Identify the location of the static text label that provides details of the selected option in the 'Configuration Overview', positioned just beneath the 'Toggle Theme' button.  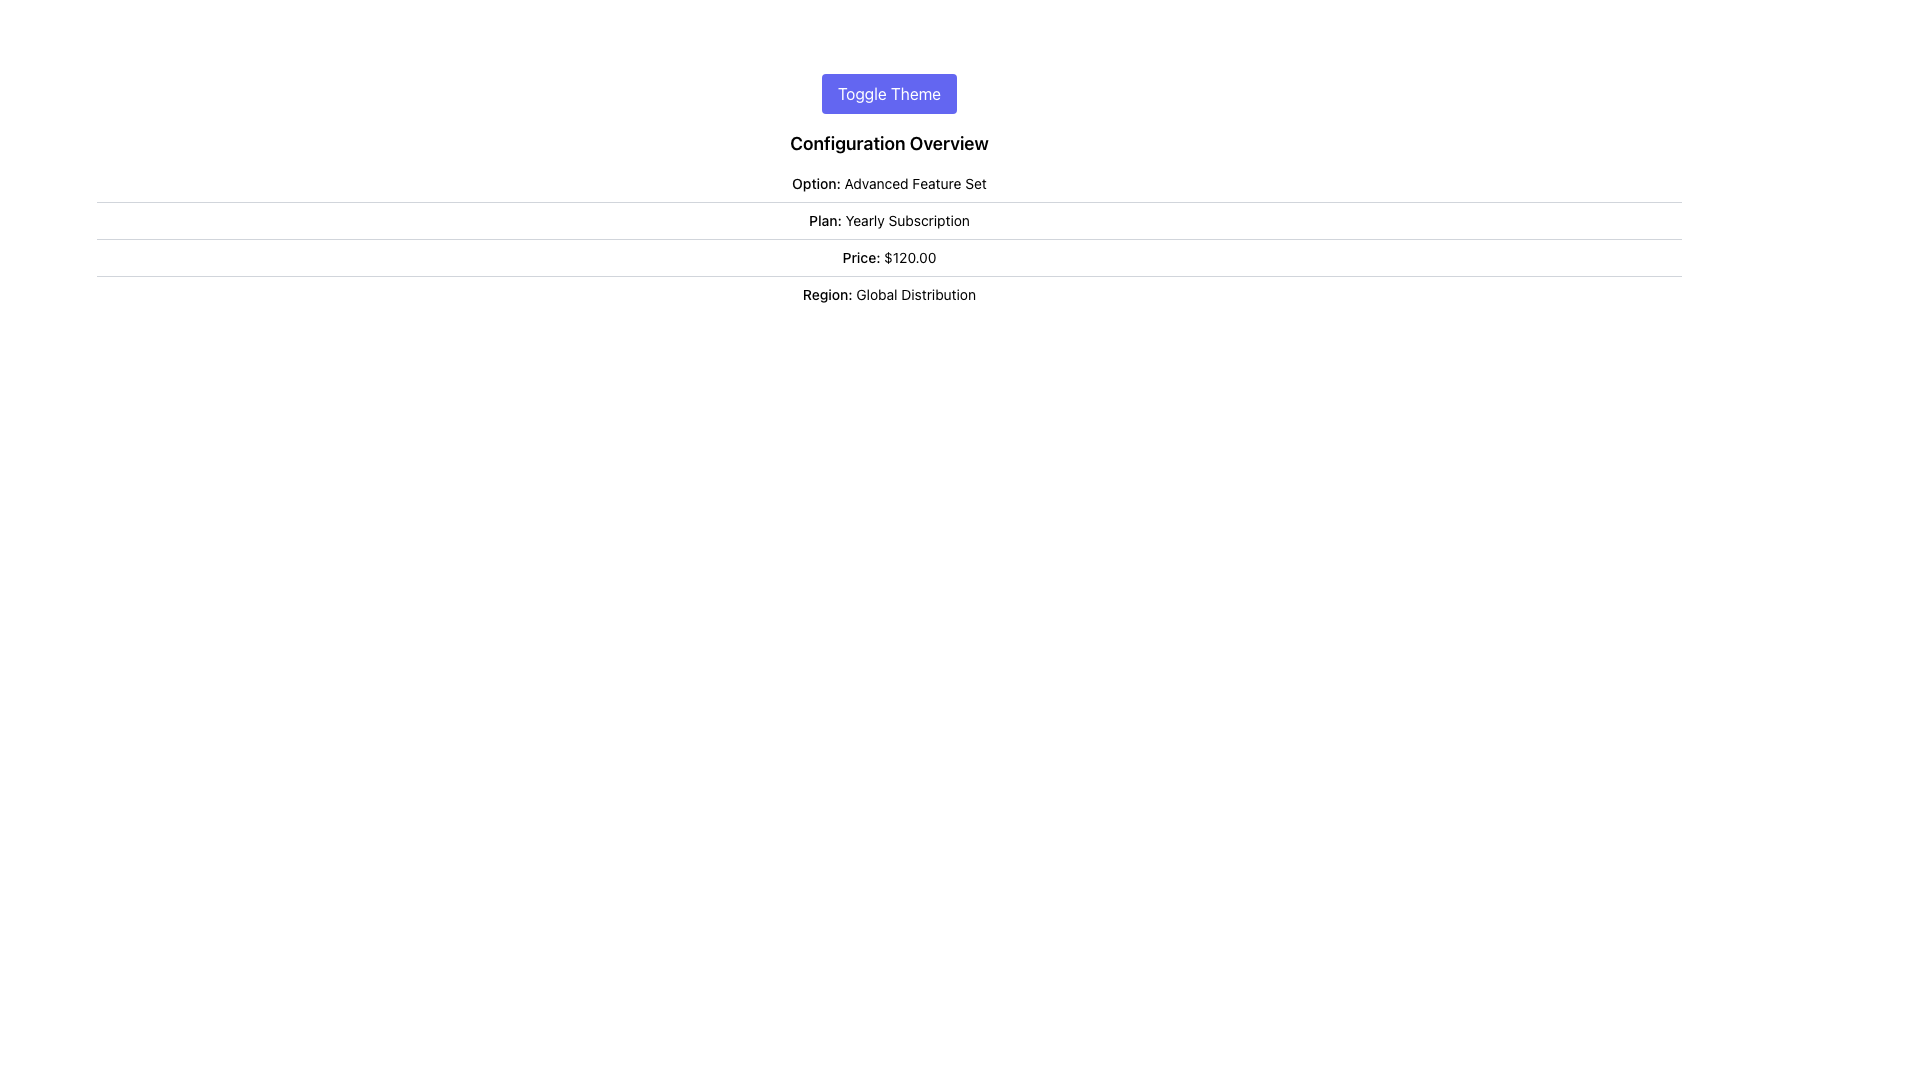
(888, 184).